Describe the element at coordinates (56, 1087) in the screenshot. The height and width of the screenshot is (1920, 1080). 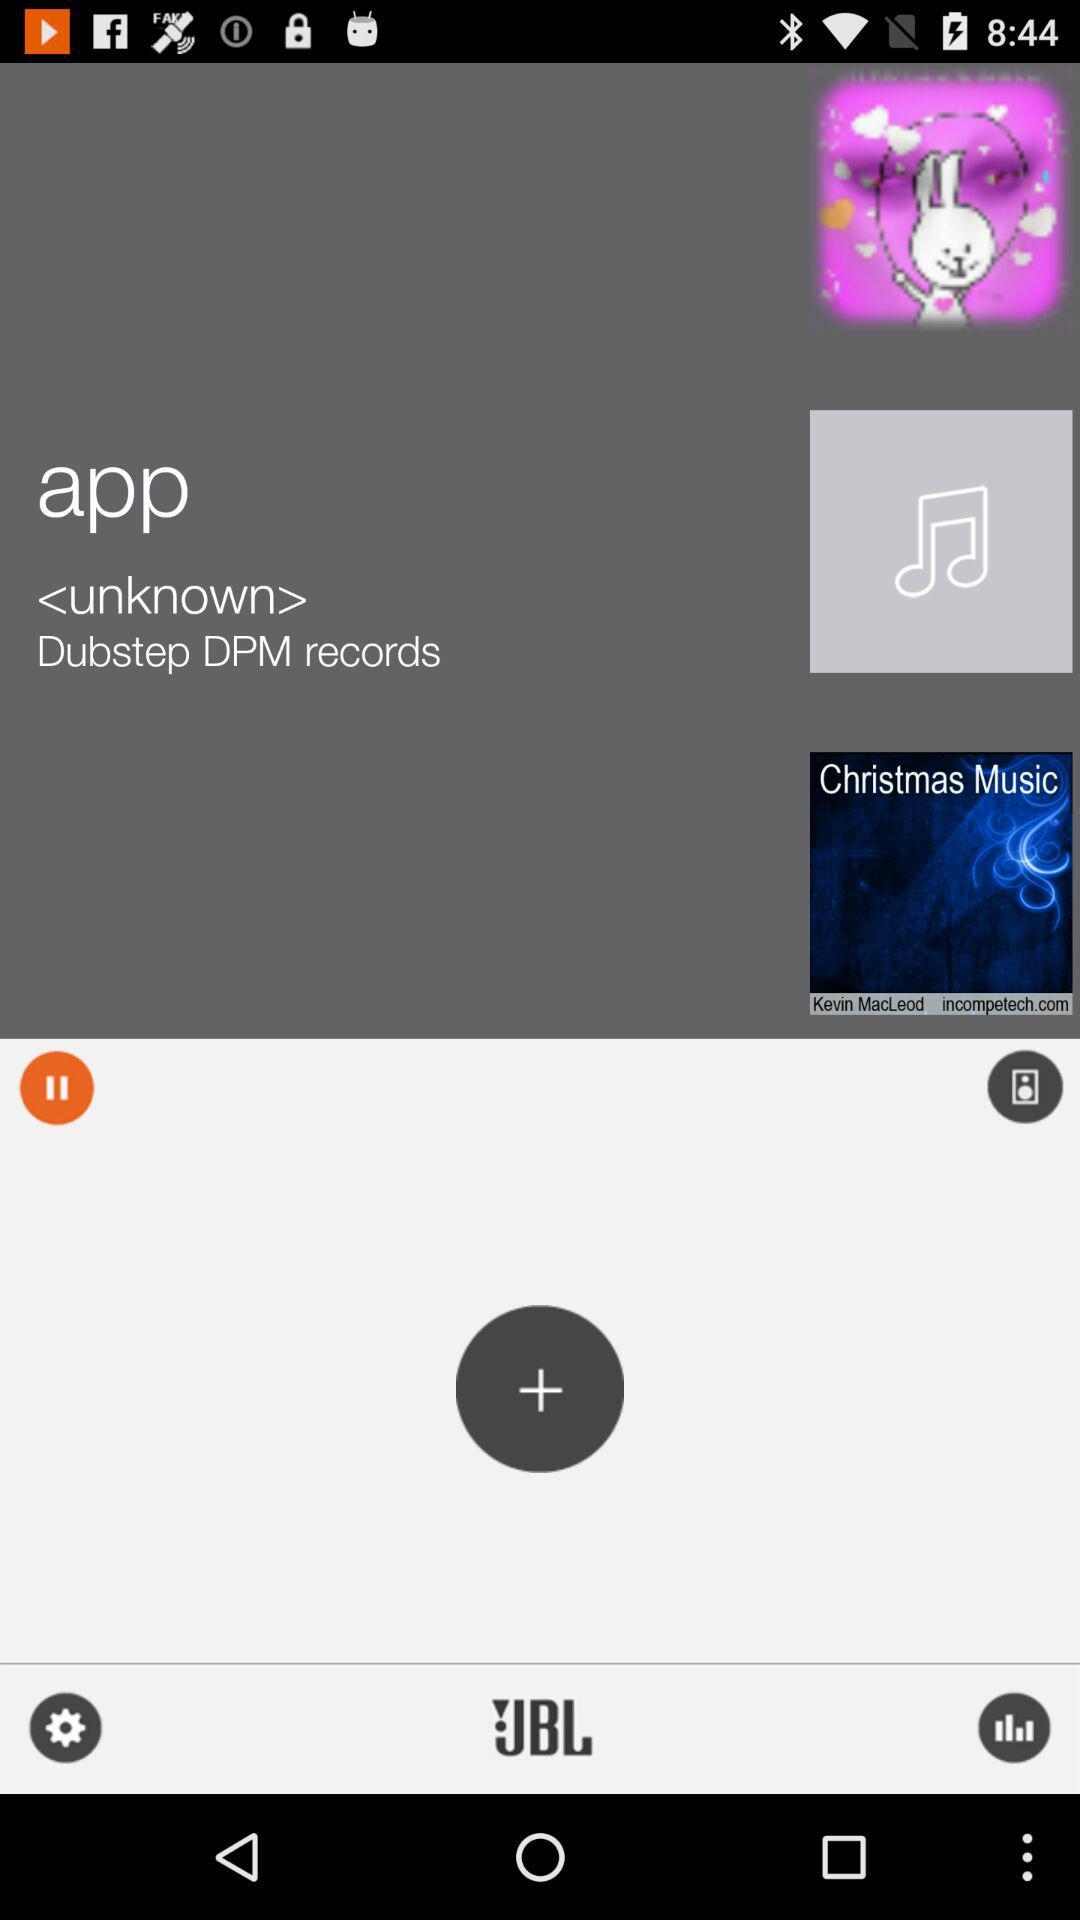
I see `the pause icon which is of orange color` at that location.